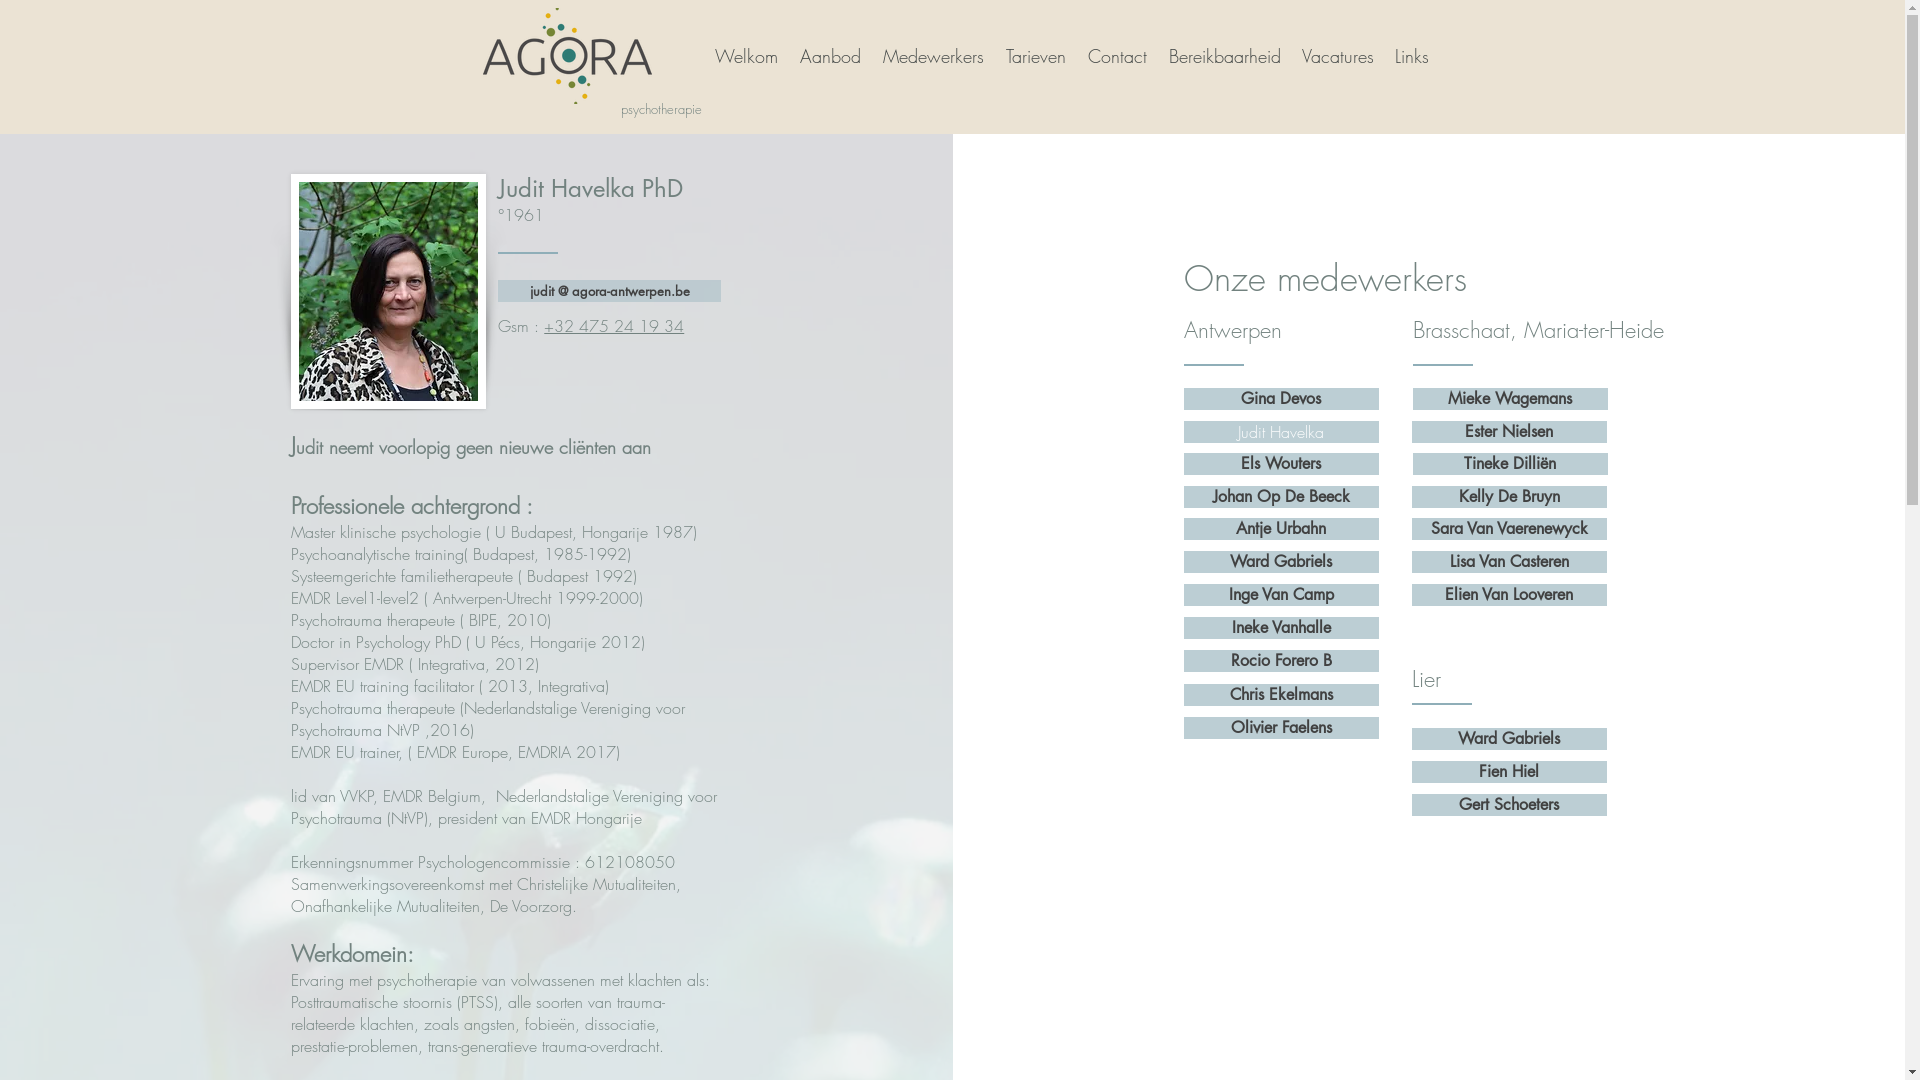 The image size is (1920, 1080). Describe the element at coordinates (1281, 398) in the screenshot. I see `'Gina Devos'` at that location.